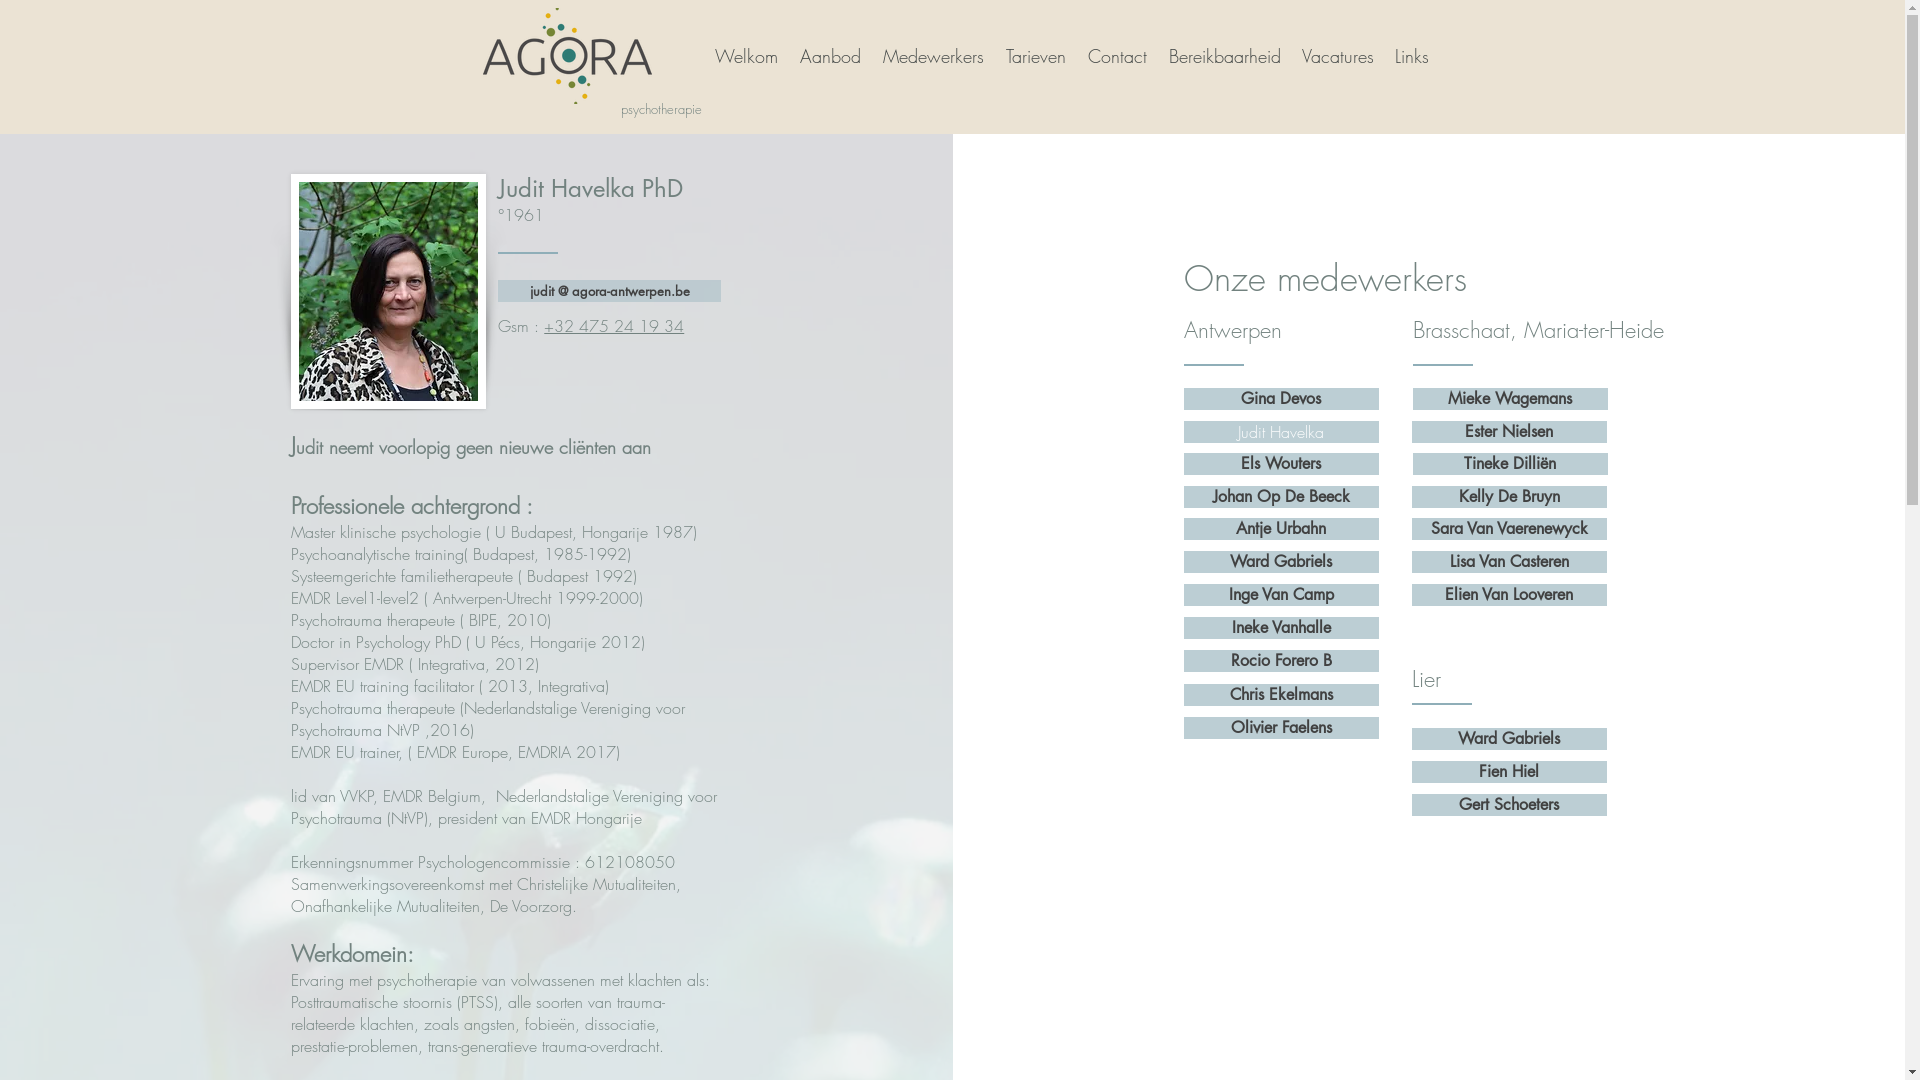 The image size is (1920, 1080). Describe the element at coordinates (1281, 398) in the screenshot. I see `'Gina Devos'` at that location.